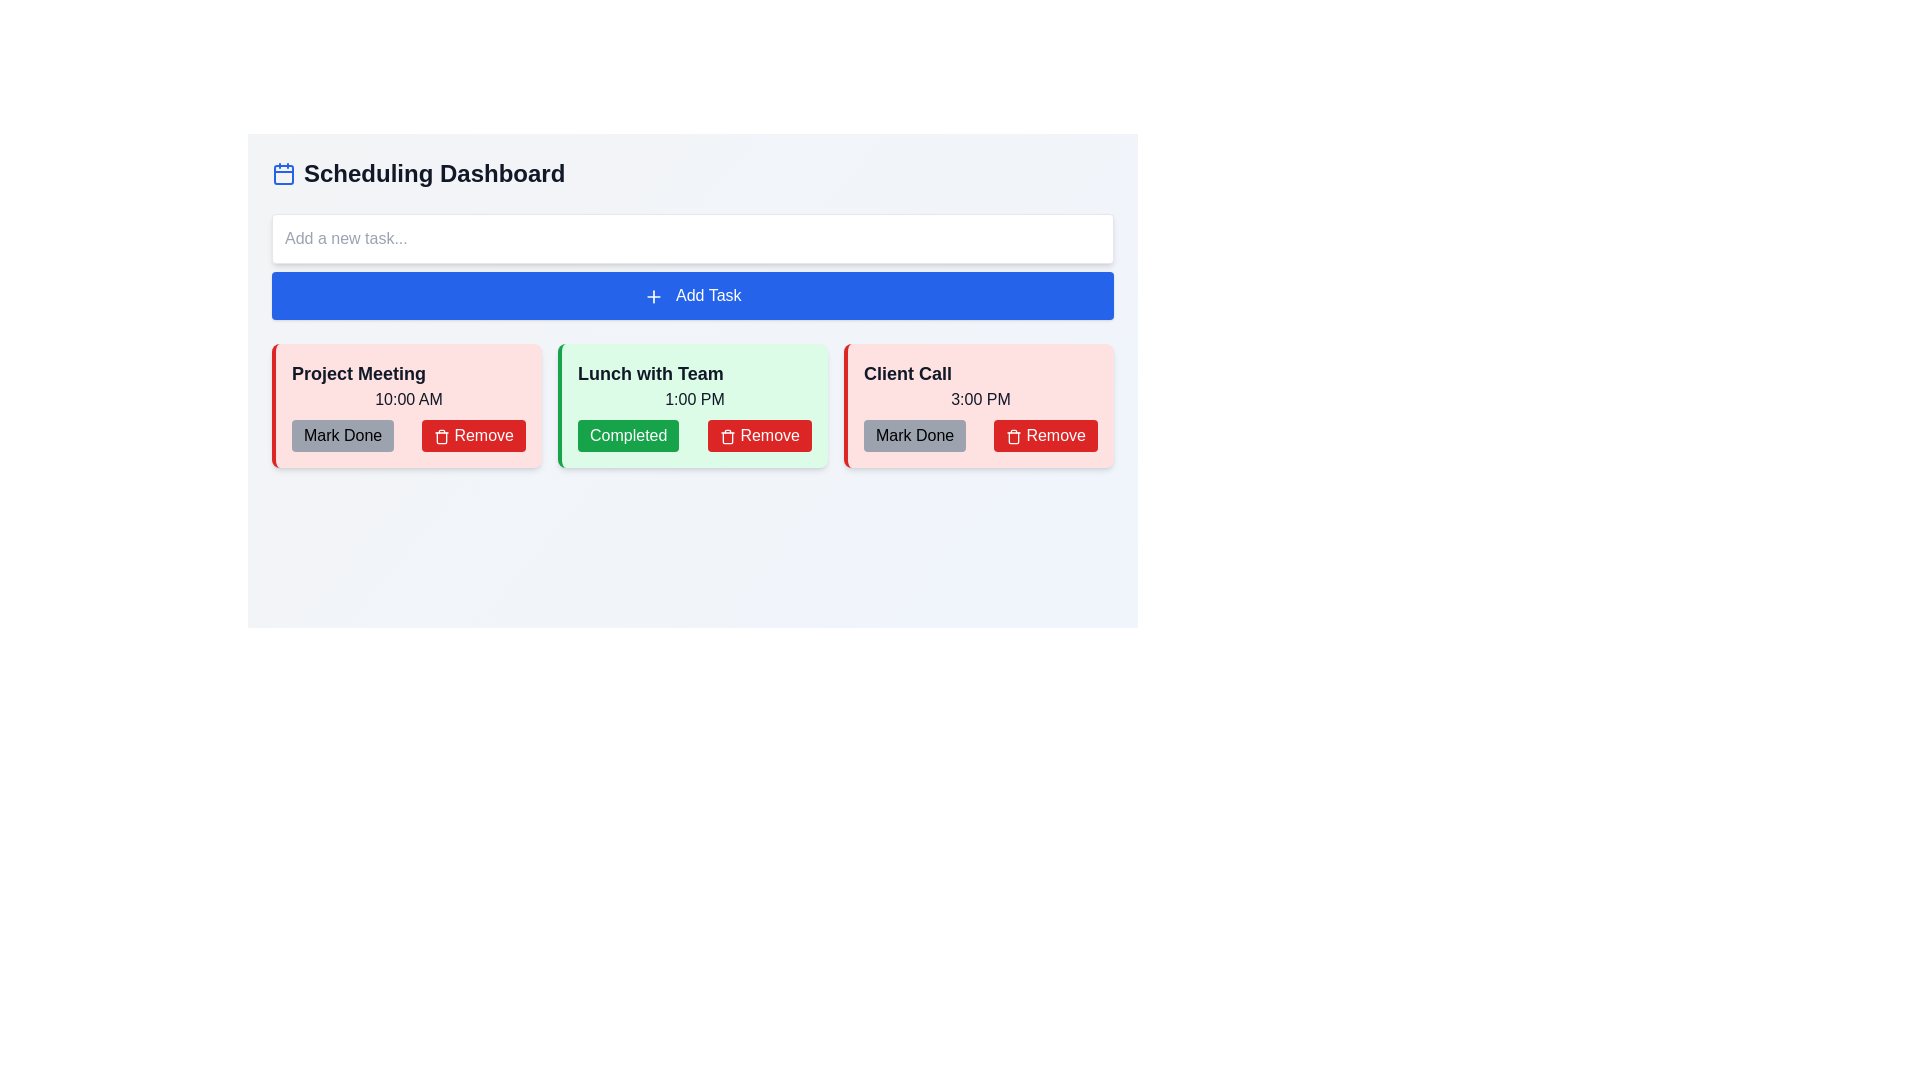 The height and width of the screenshot is (1080, 1920). I want to click on information displayed in the text label showing '10:00 AM' located within the pale red box under the 'Project Meeting' card, so click(407, 400).